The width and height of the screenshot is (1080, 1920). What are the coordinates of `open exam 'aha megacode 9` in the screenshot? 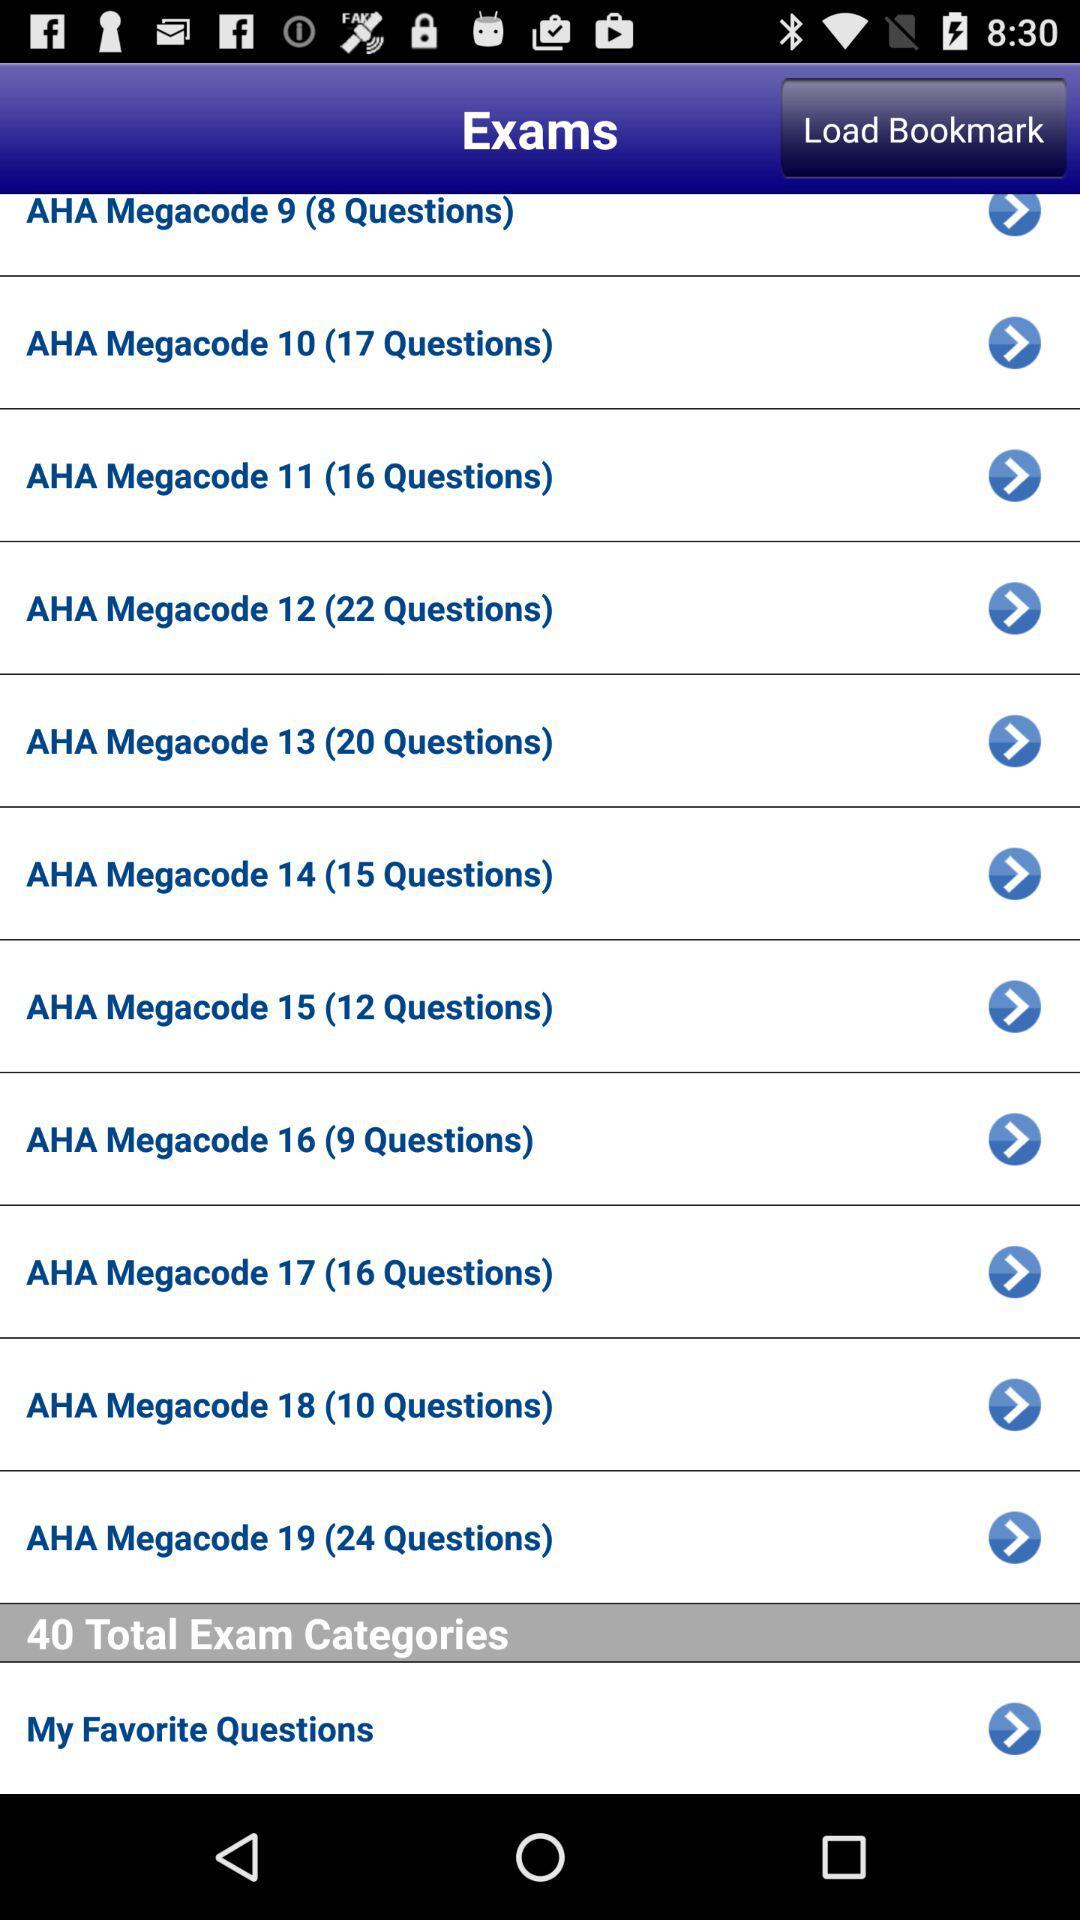 It's located at (1014, 221).